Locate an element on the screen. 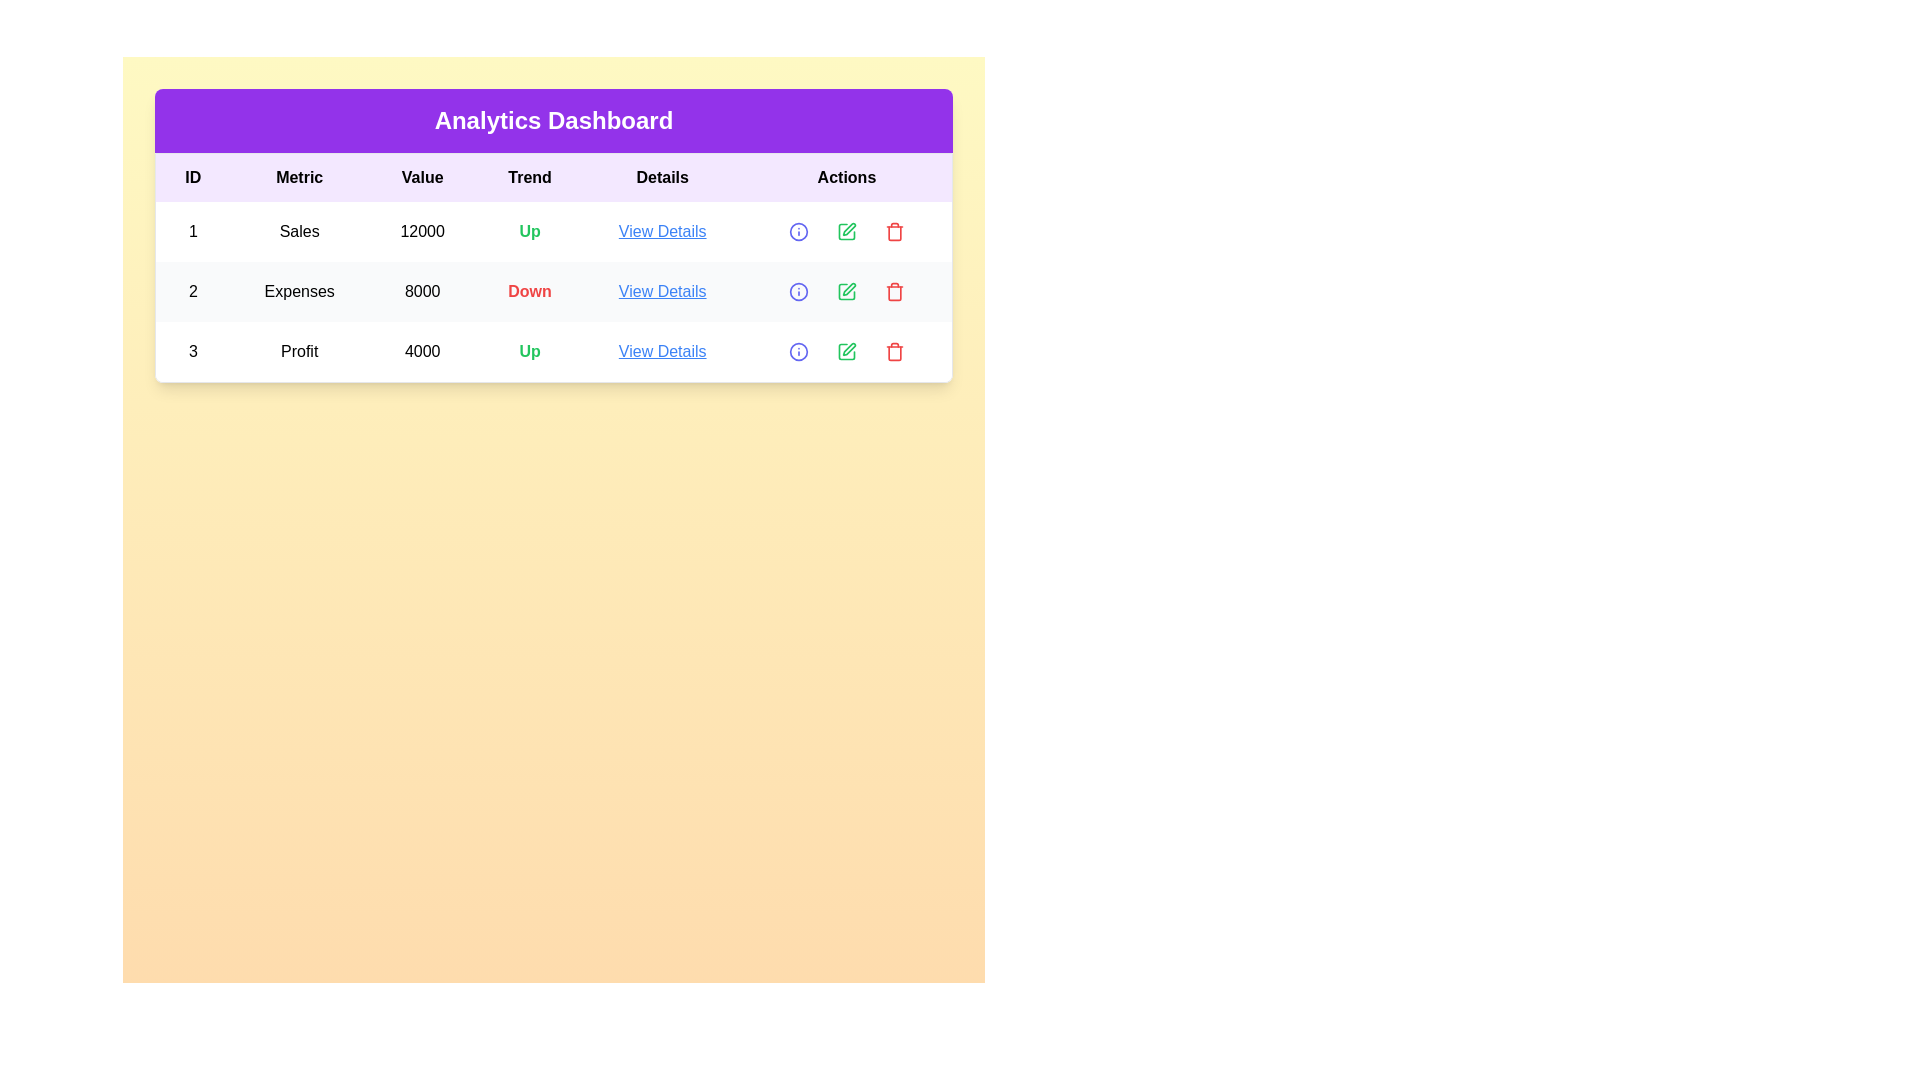  the delete icon button in the Actions column of the table that corresponds to the Profit data, located in the third row is located at coordinates (893, 350).